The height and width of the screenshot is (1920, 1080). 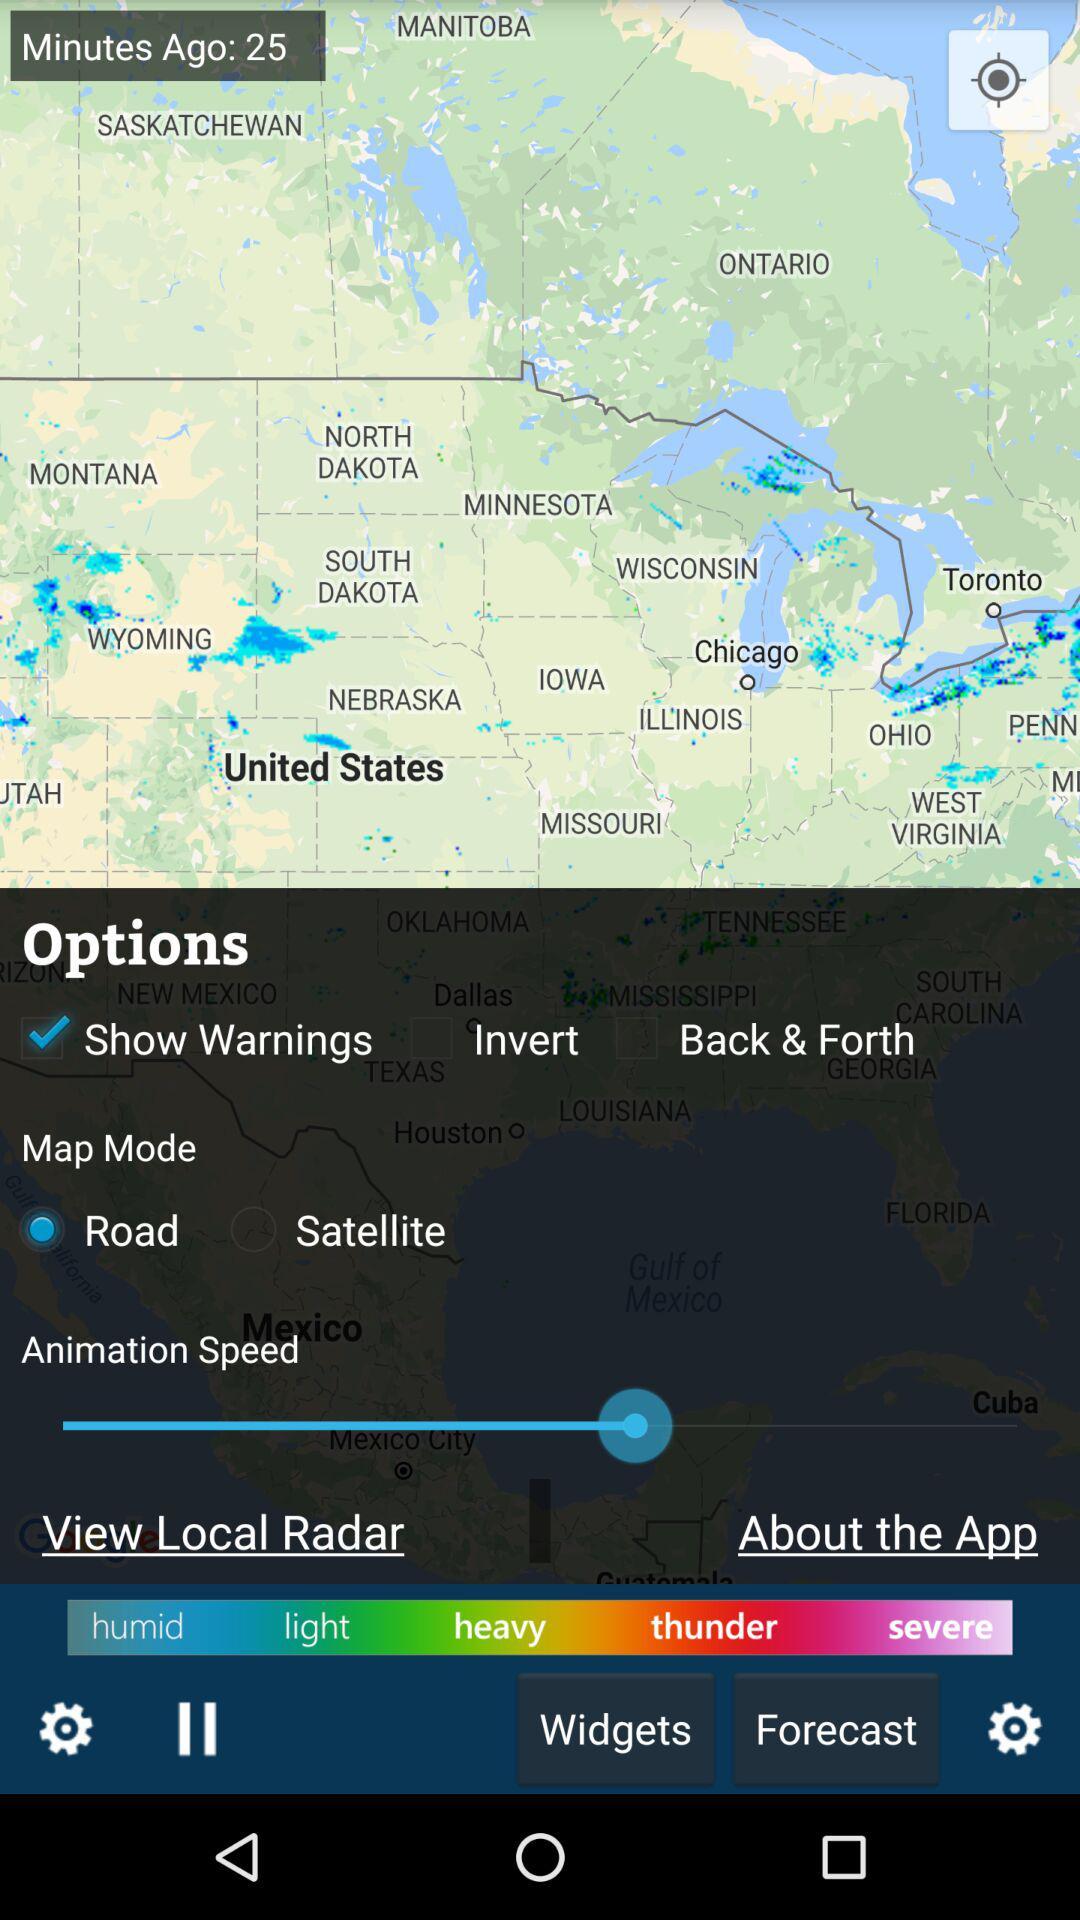 What do you see at coordinates (998, 86) in the screenshot?
I see `the location_crosshair icon` at bounding box center [998, 86].